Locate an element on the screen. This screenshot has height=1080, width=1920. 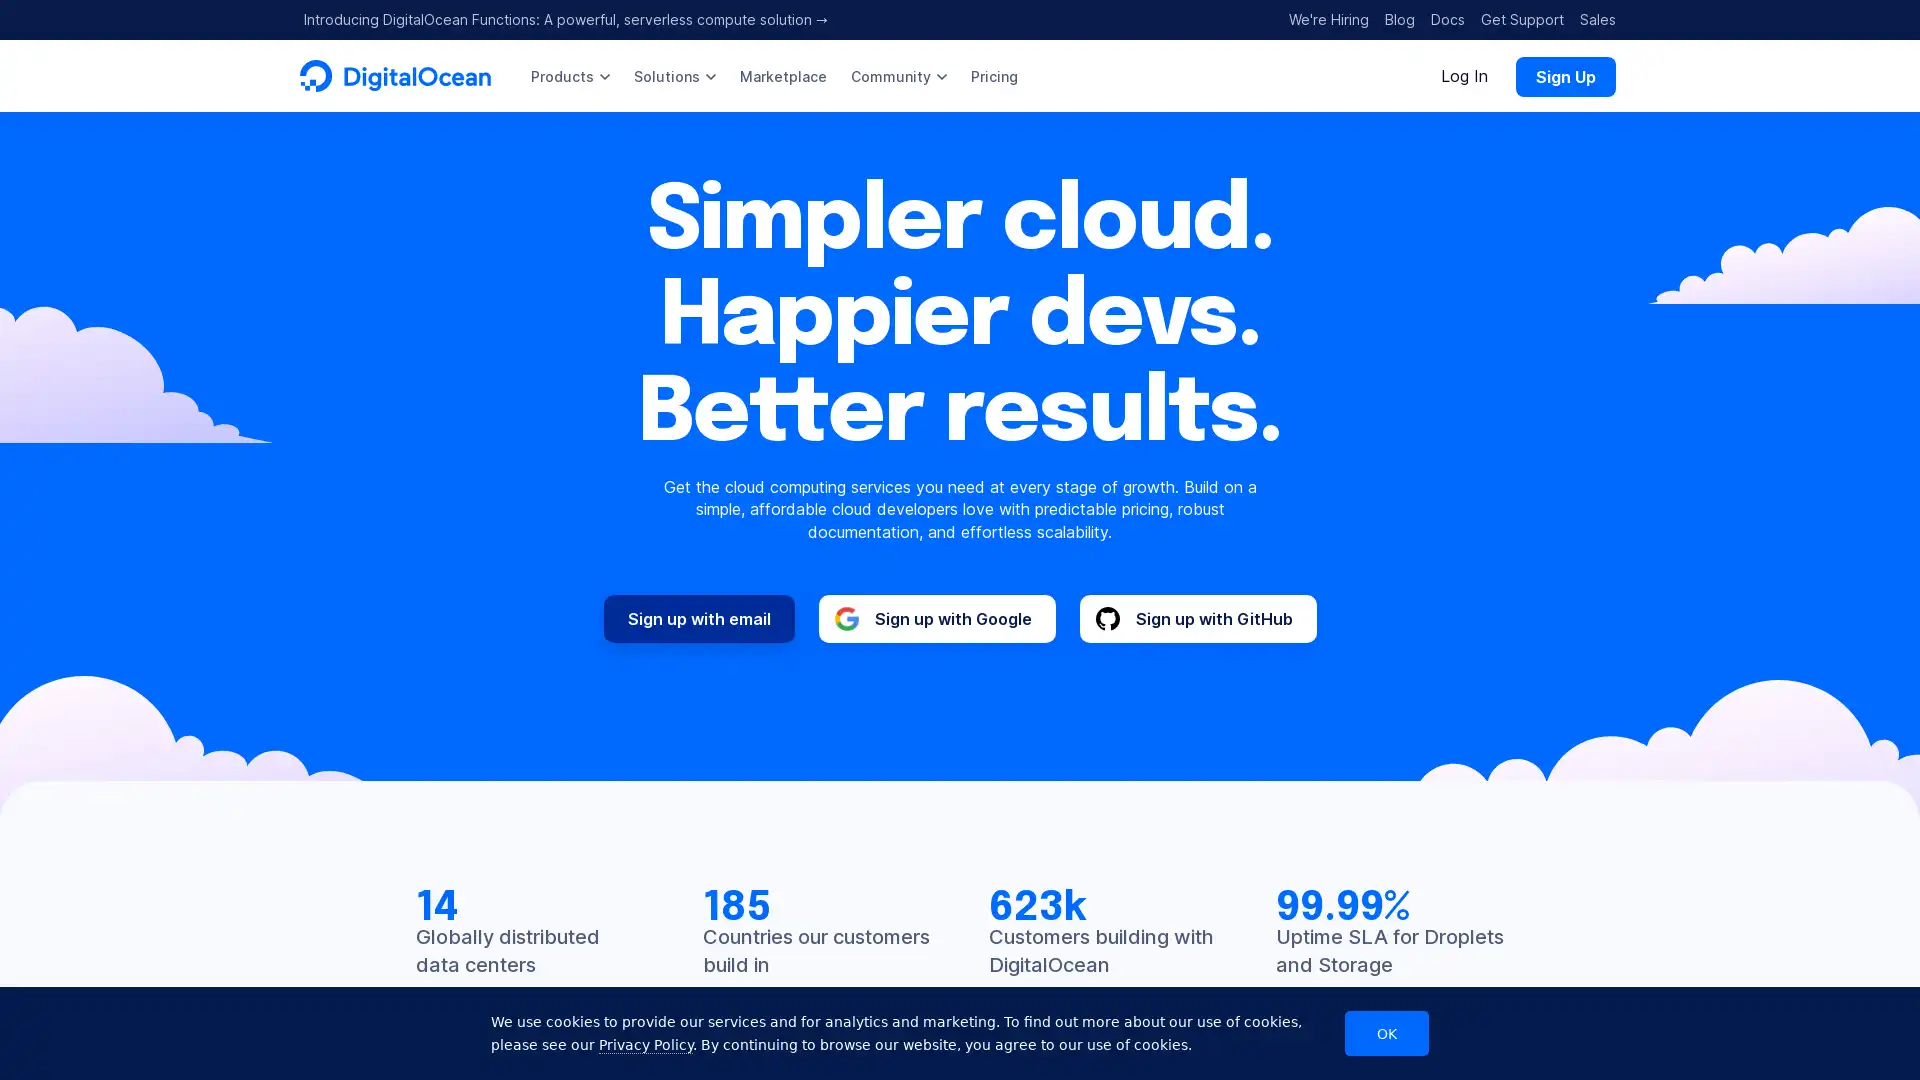
Log In is located at coordinates (1464, 75).